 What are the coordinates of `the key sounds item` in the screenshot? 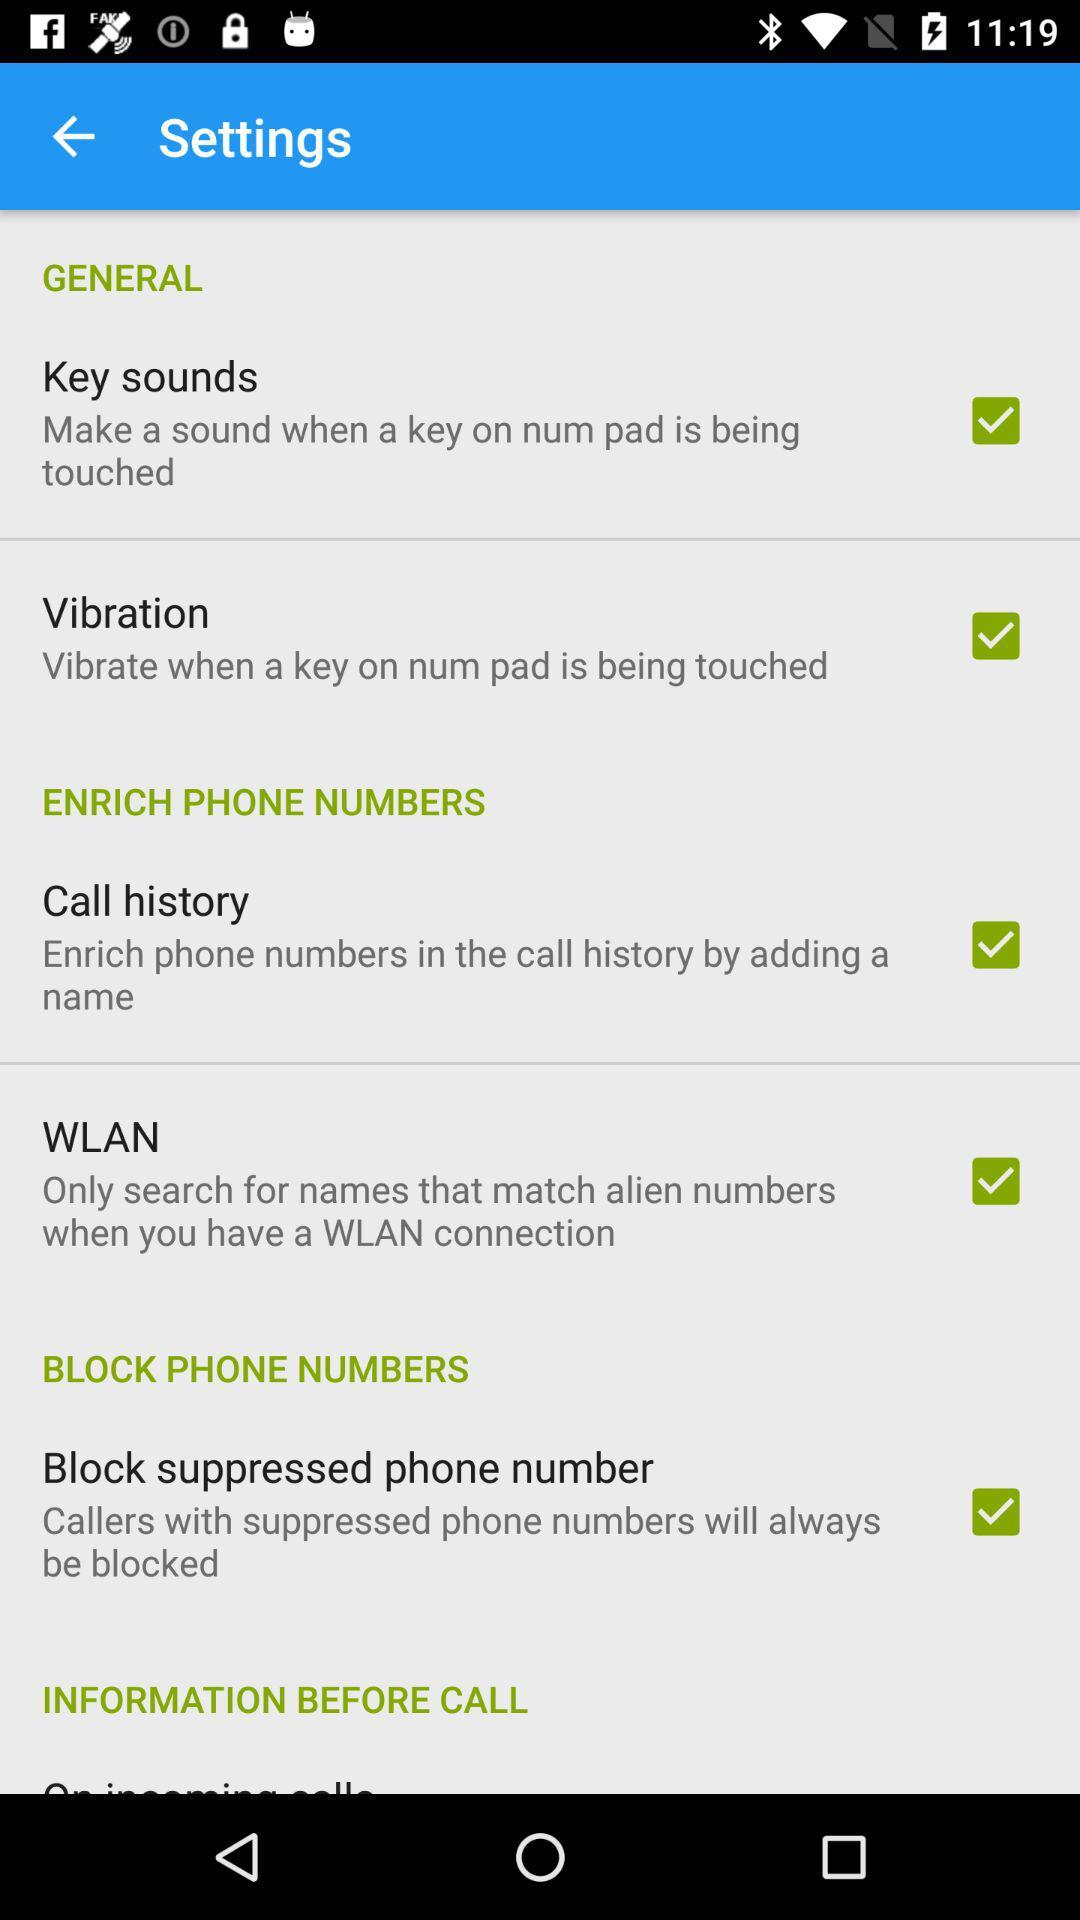 It's located at (149, 374).